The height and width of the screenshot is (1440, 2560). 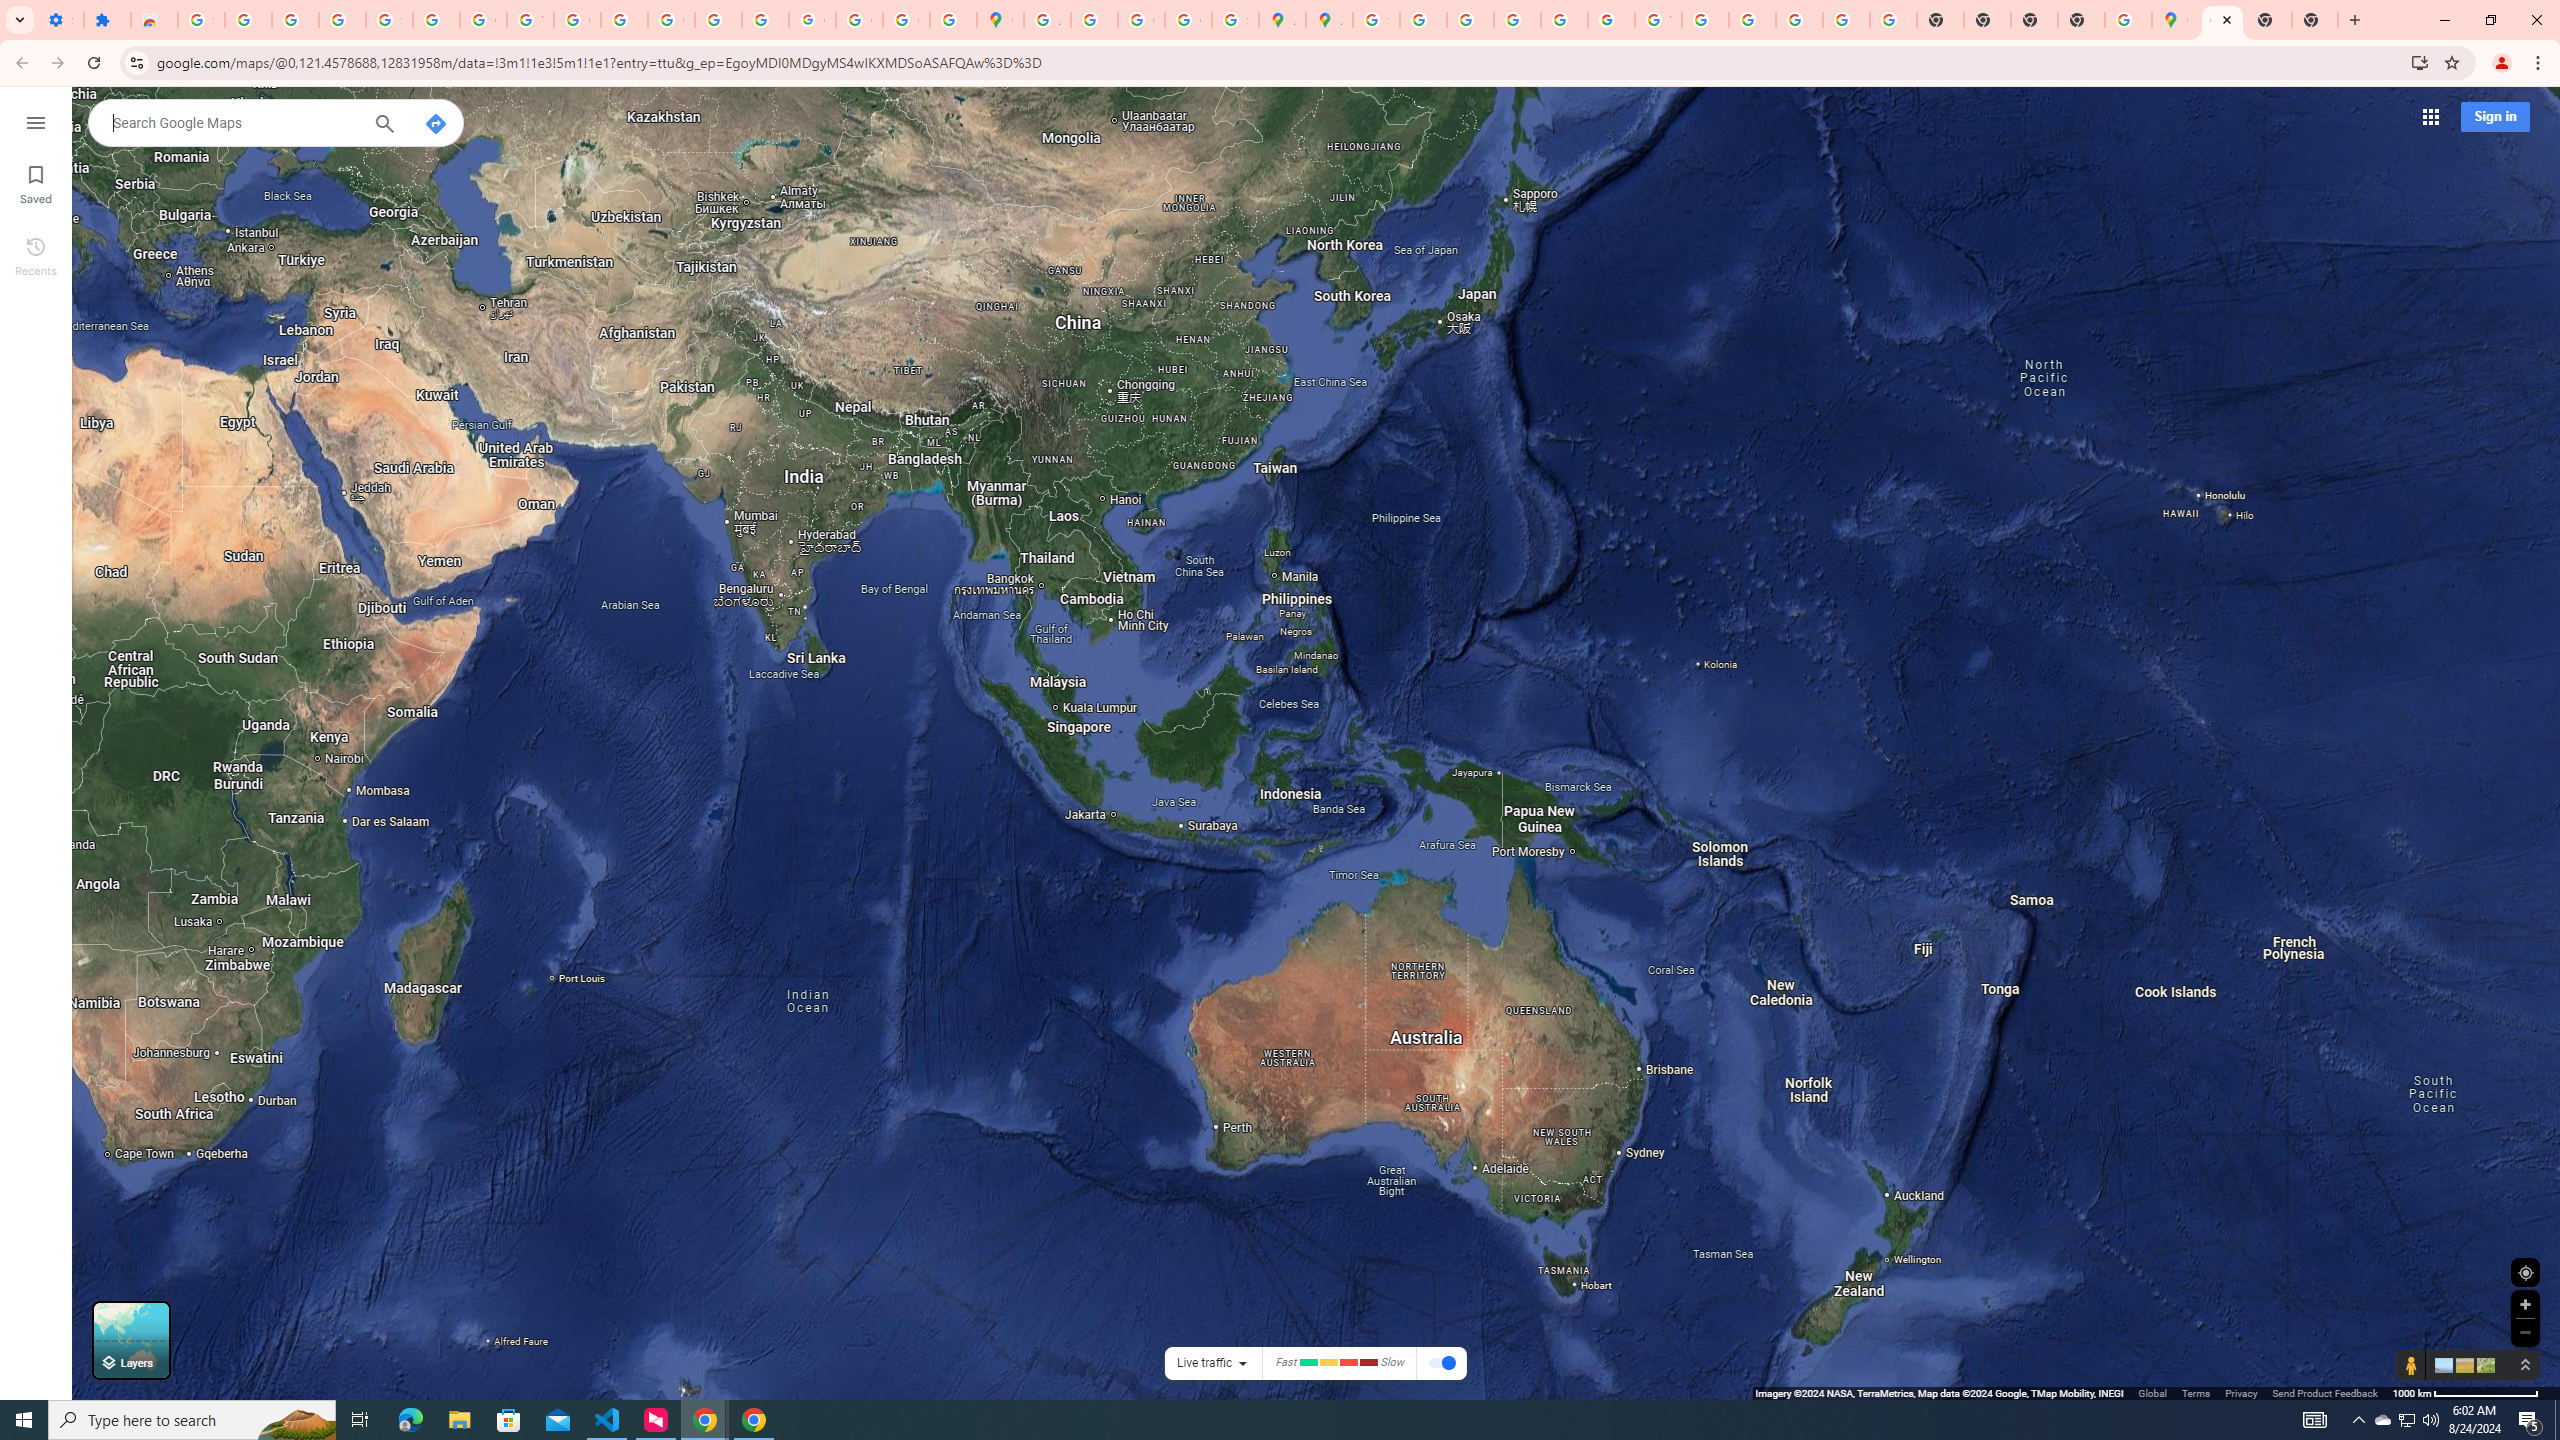 What do you see at coordinates (34, 254) in the screenshot?
I see `'Recents'` at bounding box center [34, 254].